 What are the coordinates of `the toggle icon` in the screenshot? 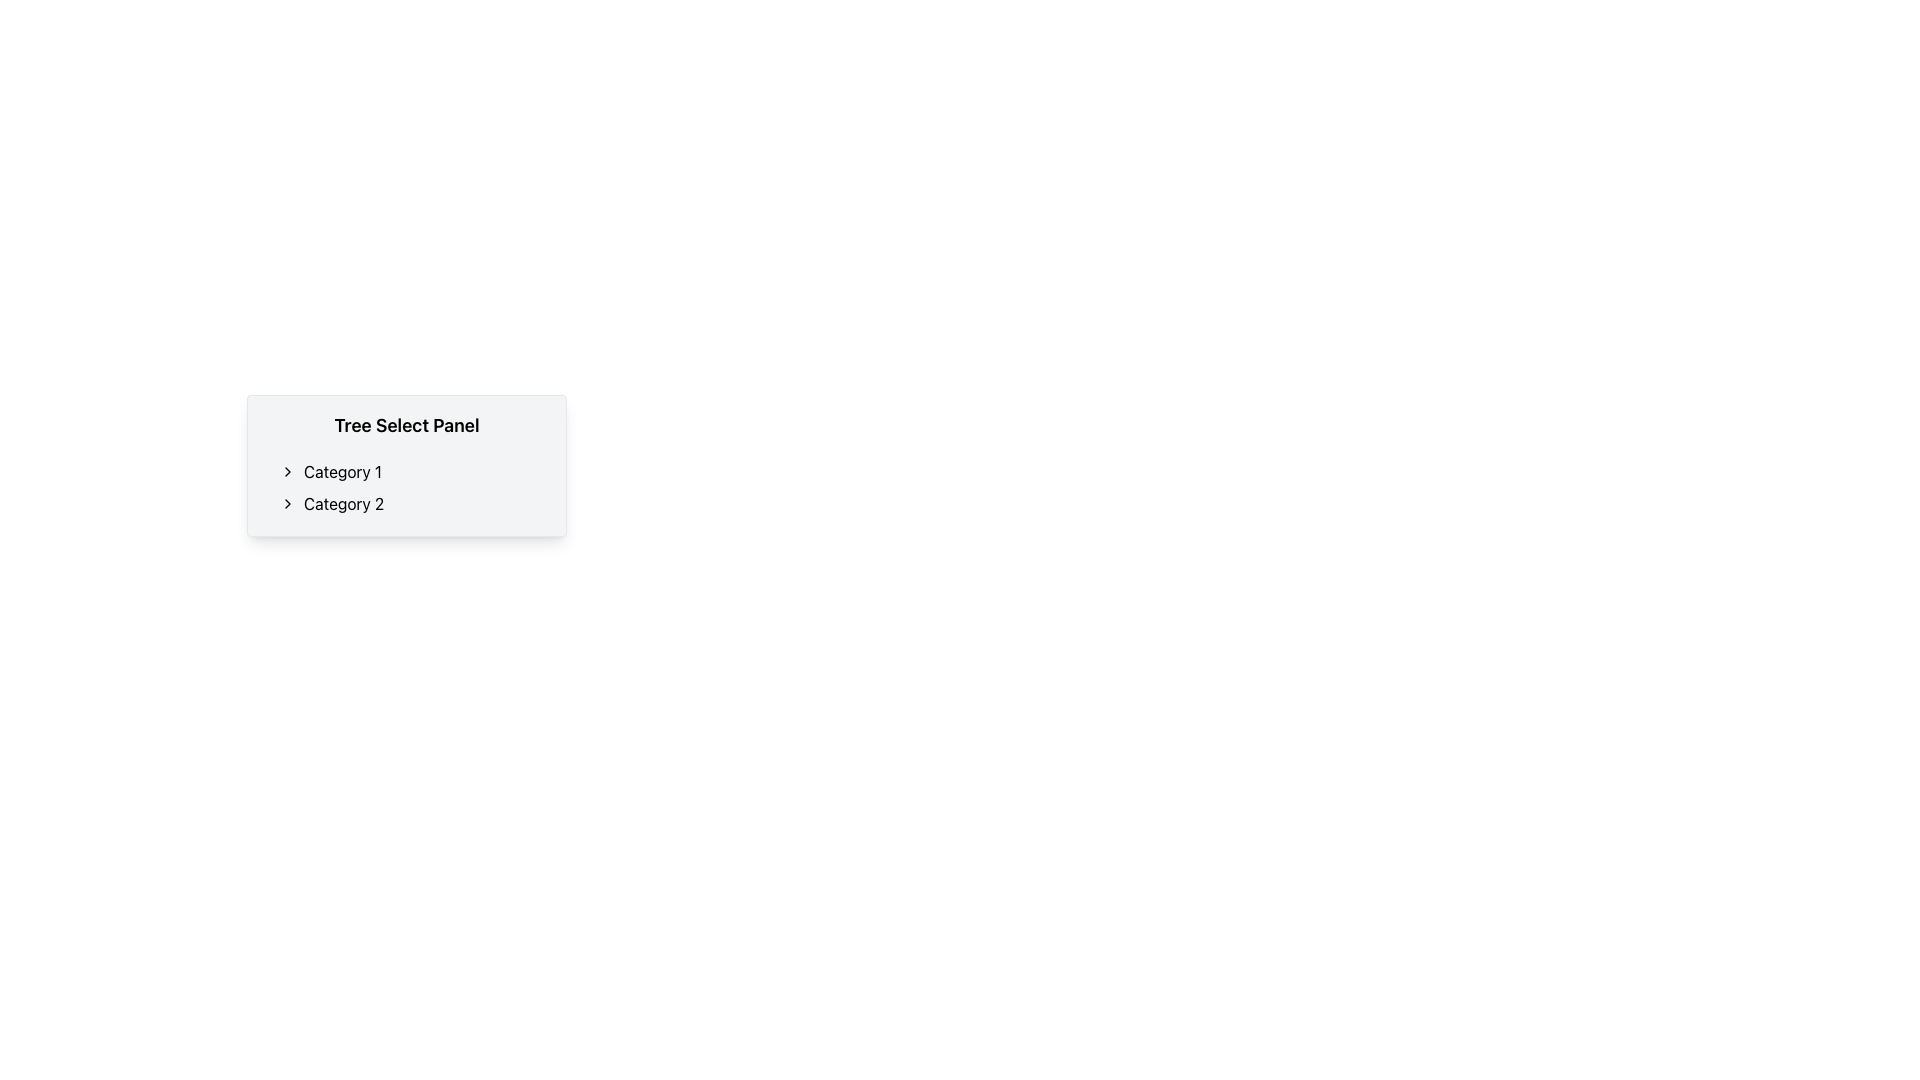 It's located at (287, 503).